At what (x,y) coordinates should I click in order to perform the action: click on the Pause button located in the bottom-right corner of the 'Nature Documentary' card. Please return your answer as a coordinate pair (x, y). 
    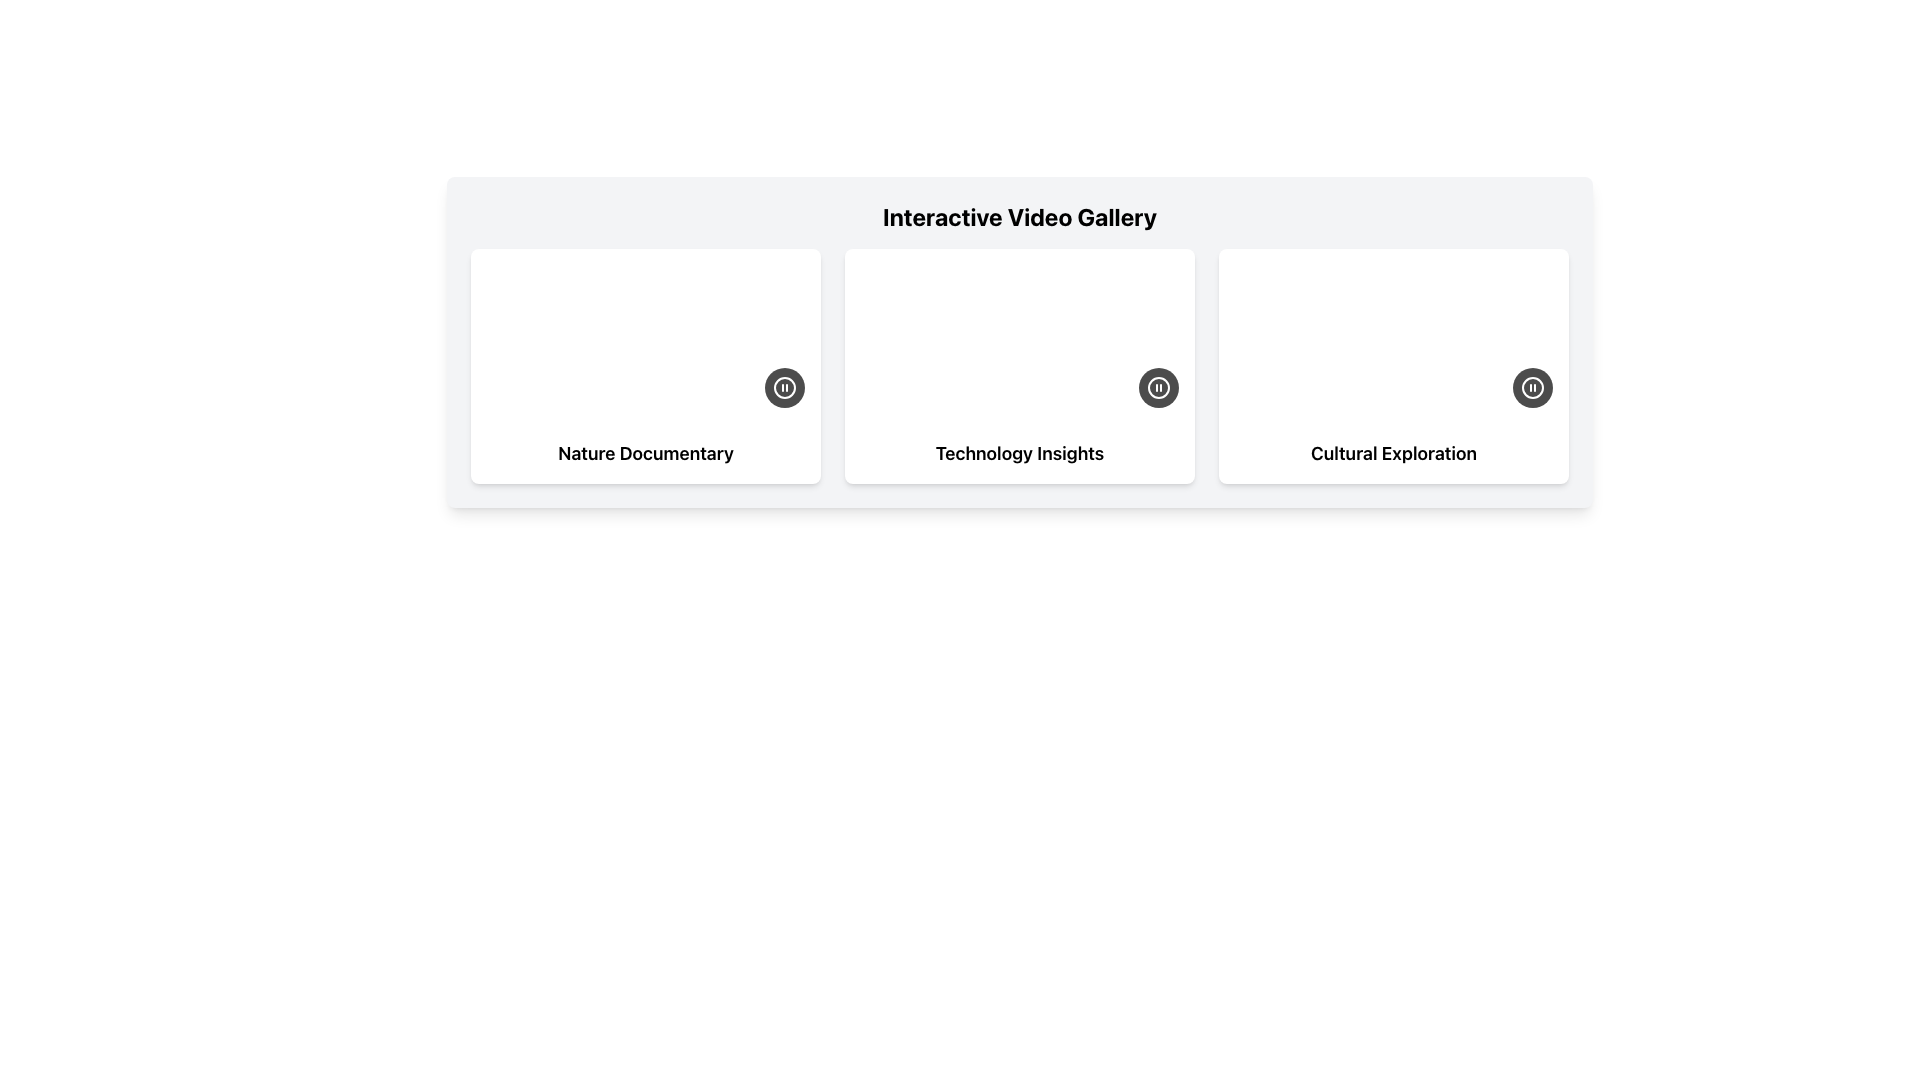
    Looking at the image, I should click on (784, 388).